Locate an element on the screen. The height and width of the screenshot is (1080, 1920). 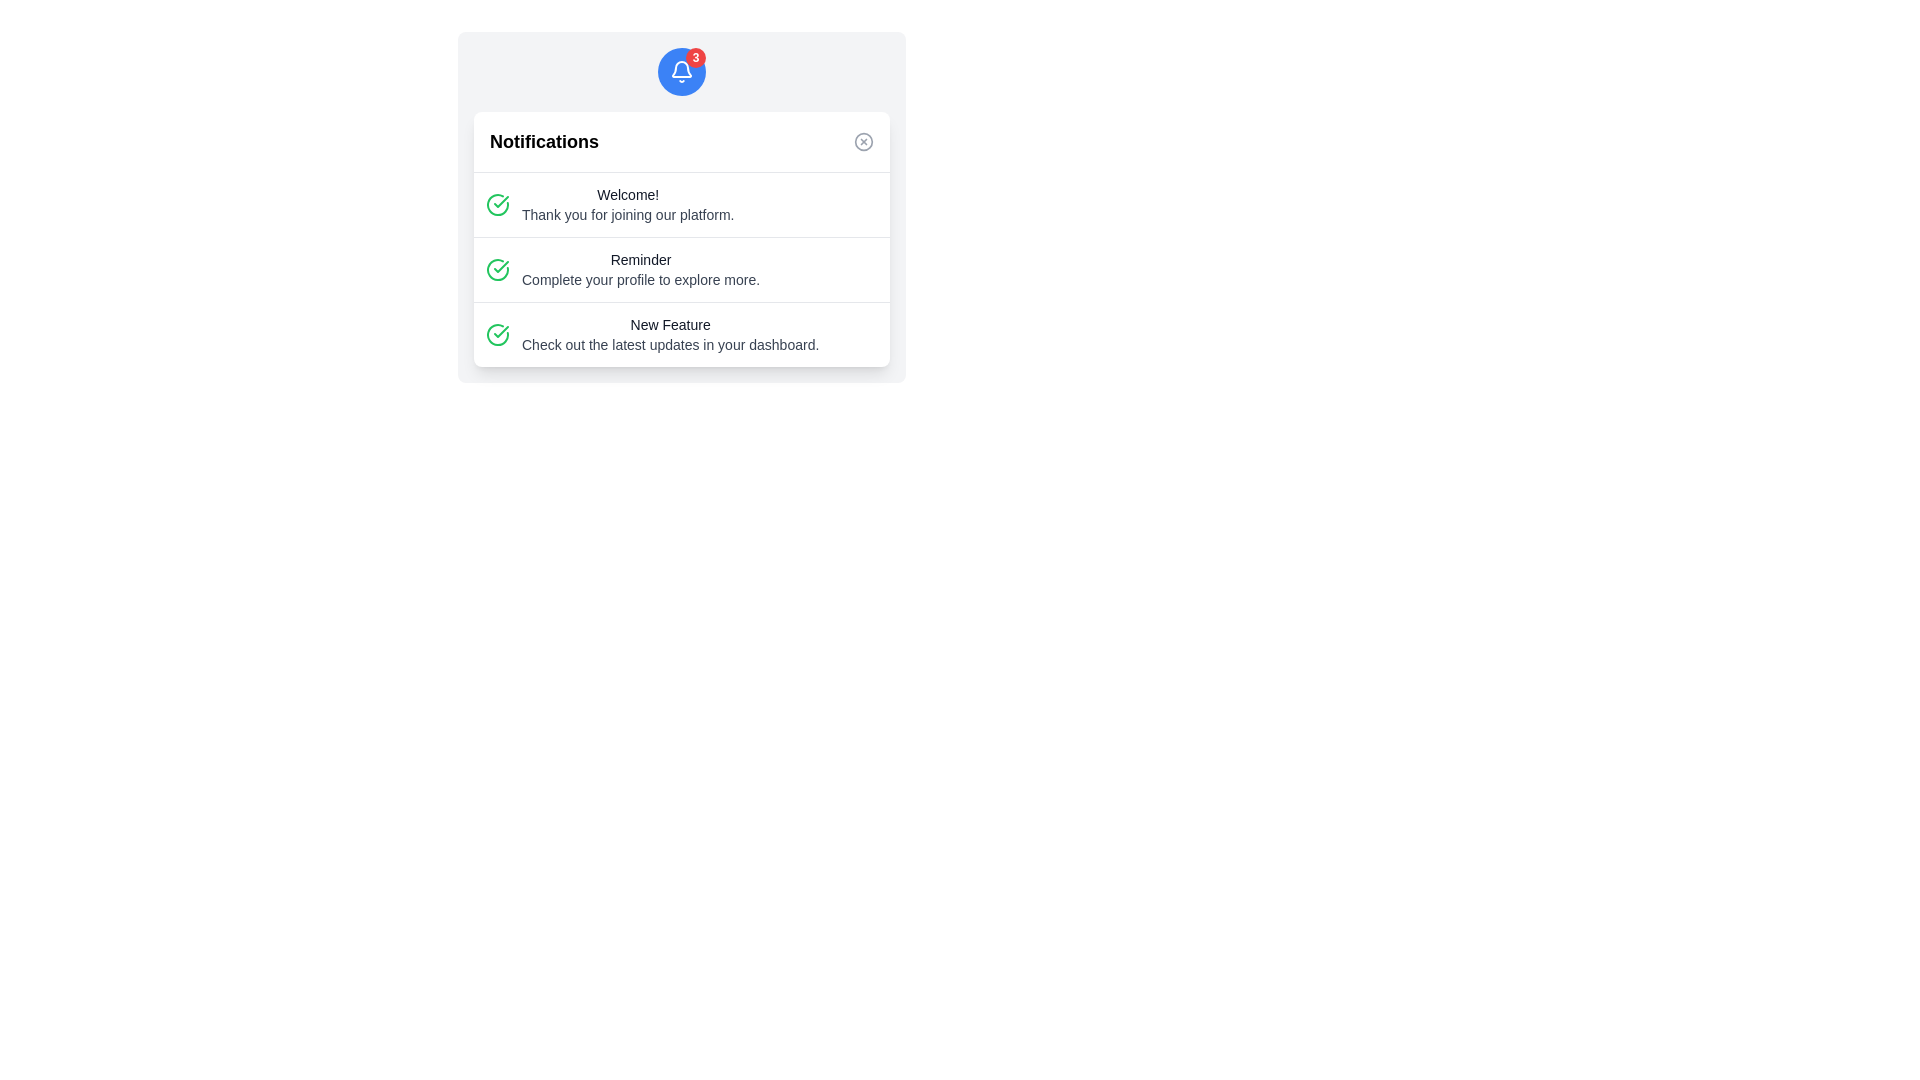
welcoming message displayed in the Text Display located below the circular icon with a notification badge in the Notifications panel is located at coordinates (627, 204).